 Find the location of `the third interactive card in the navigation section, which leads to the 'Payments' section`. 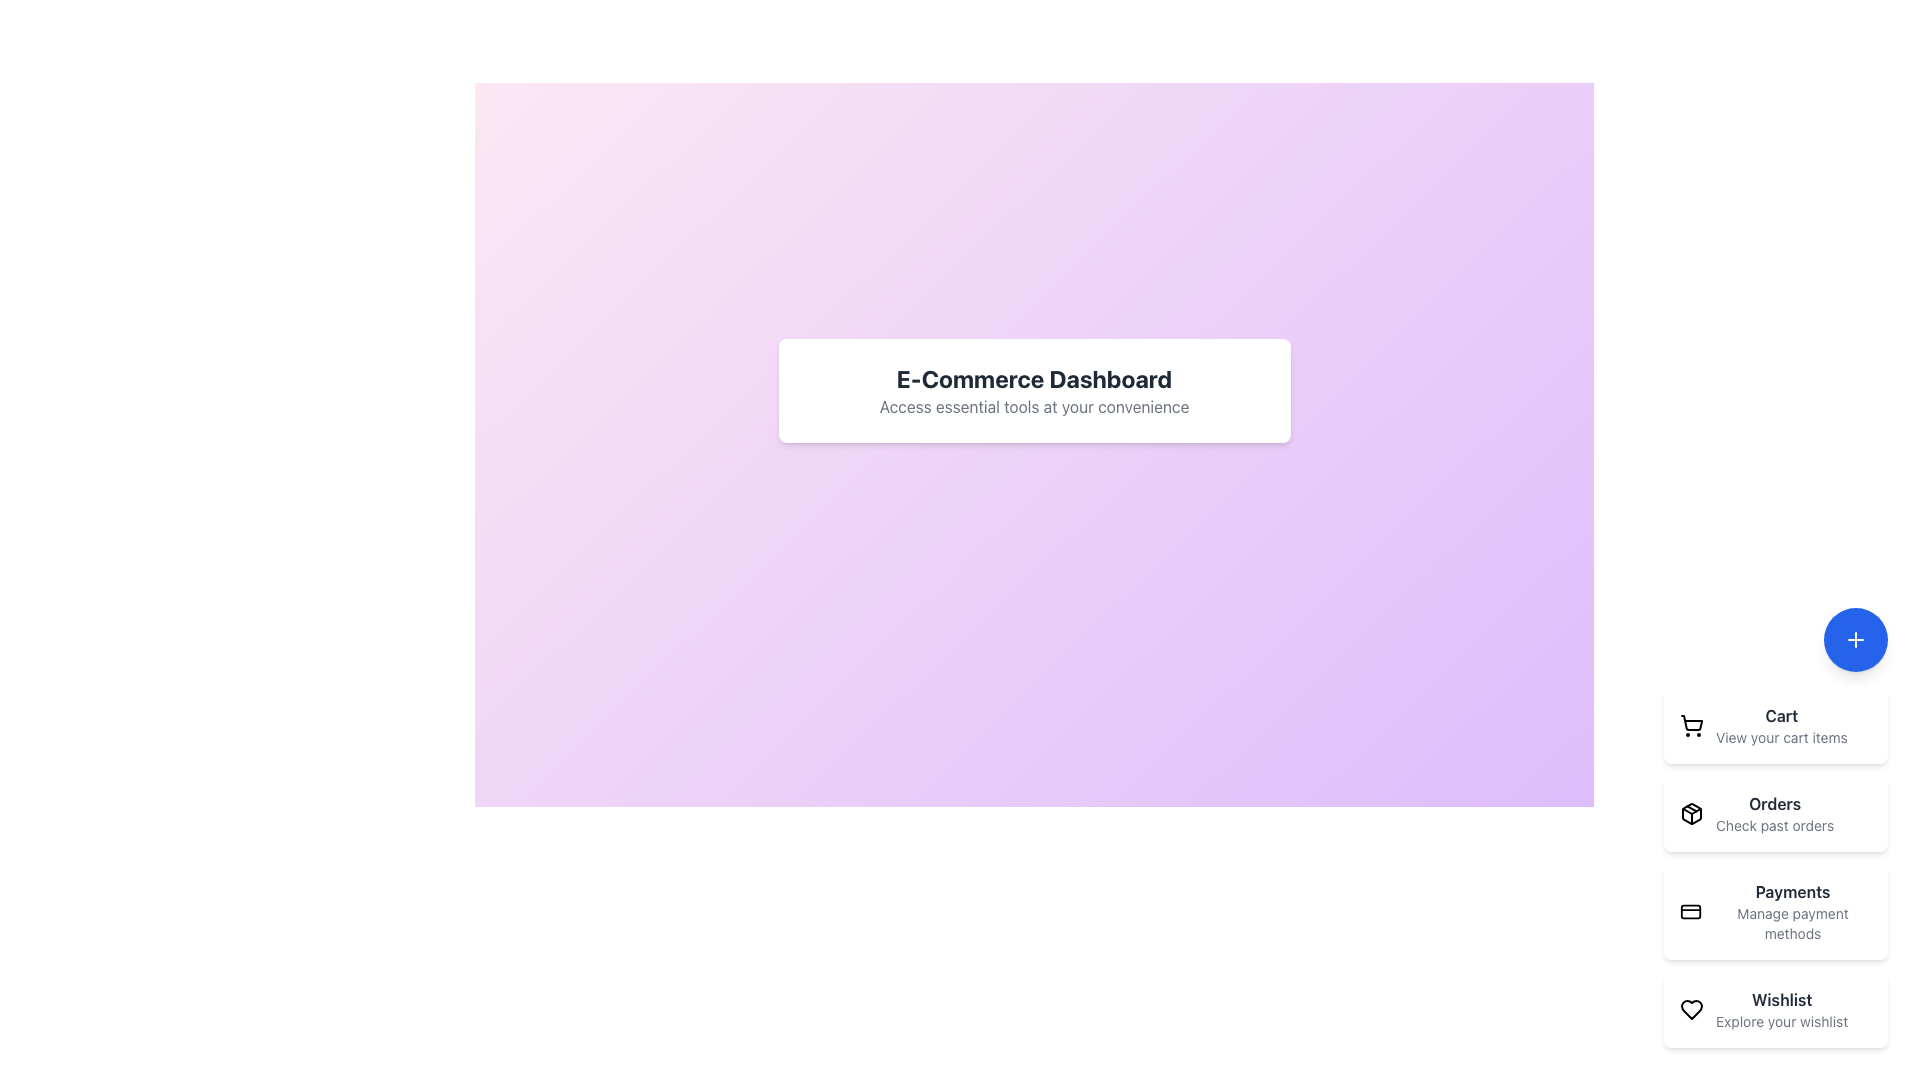

the third interactive card in the navigation section, which leads to the 'Payments' section is located at coordinates (1776, 866).